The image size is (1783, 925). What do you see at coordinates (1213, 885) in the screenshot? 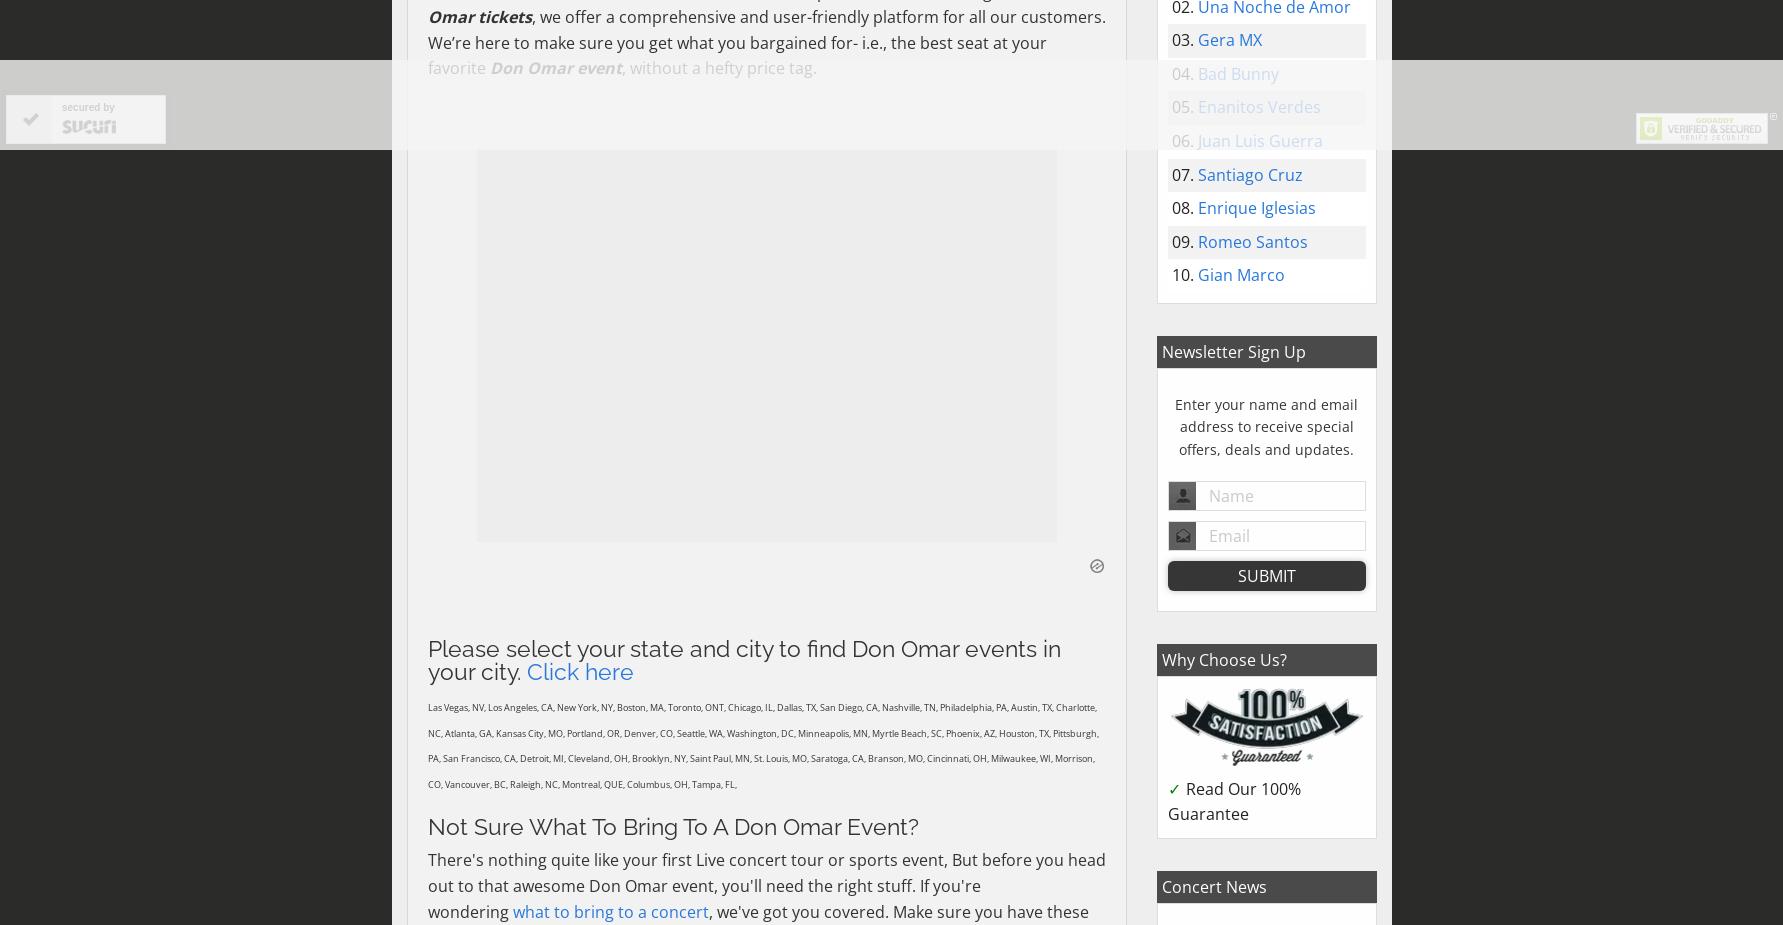
I see `'Concert News'` at bounding box center [1213, 885].